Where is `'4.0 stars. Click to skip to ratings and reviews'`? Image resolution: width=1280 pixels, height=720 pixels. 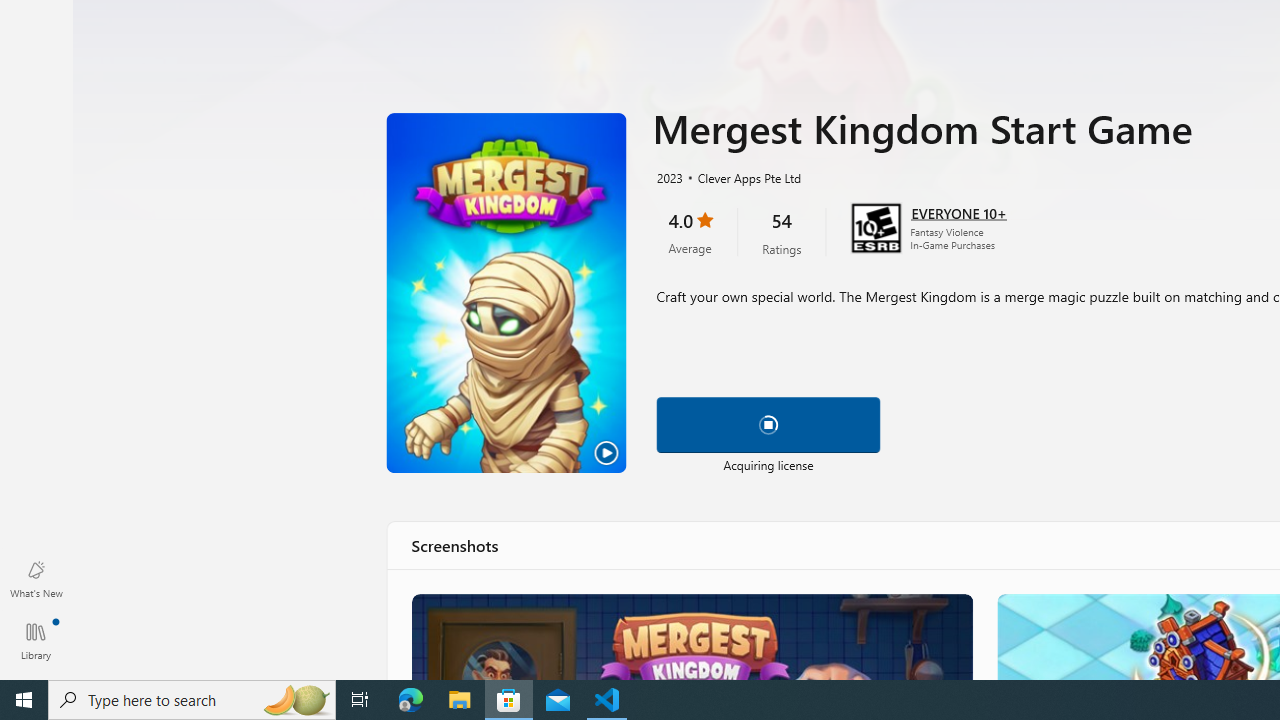
'4.0 stars. Click to skip to ratings and reviews' is located at coordinates (689, 231).